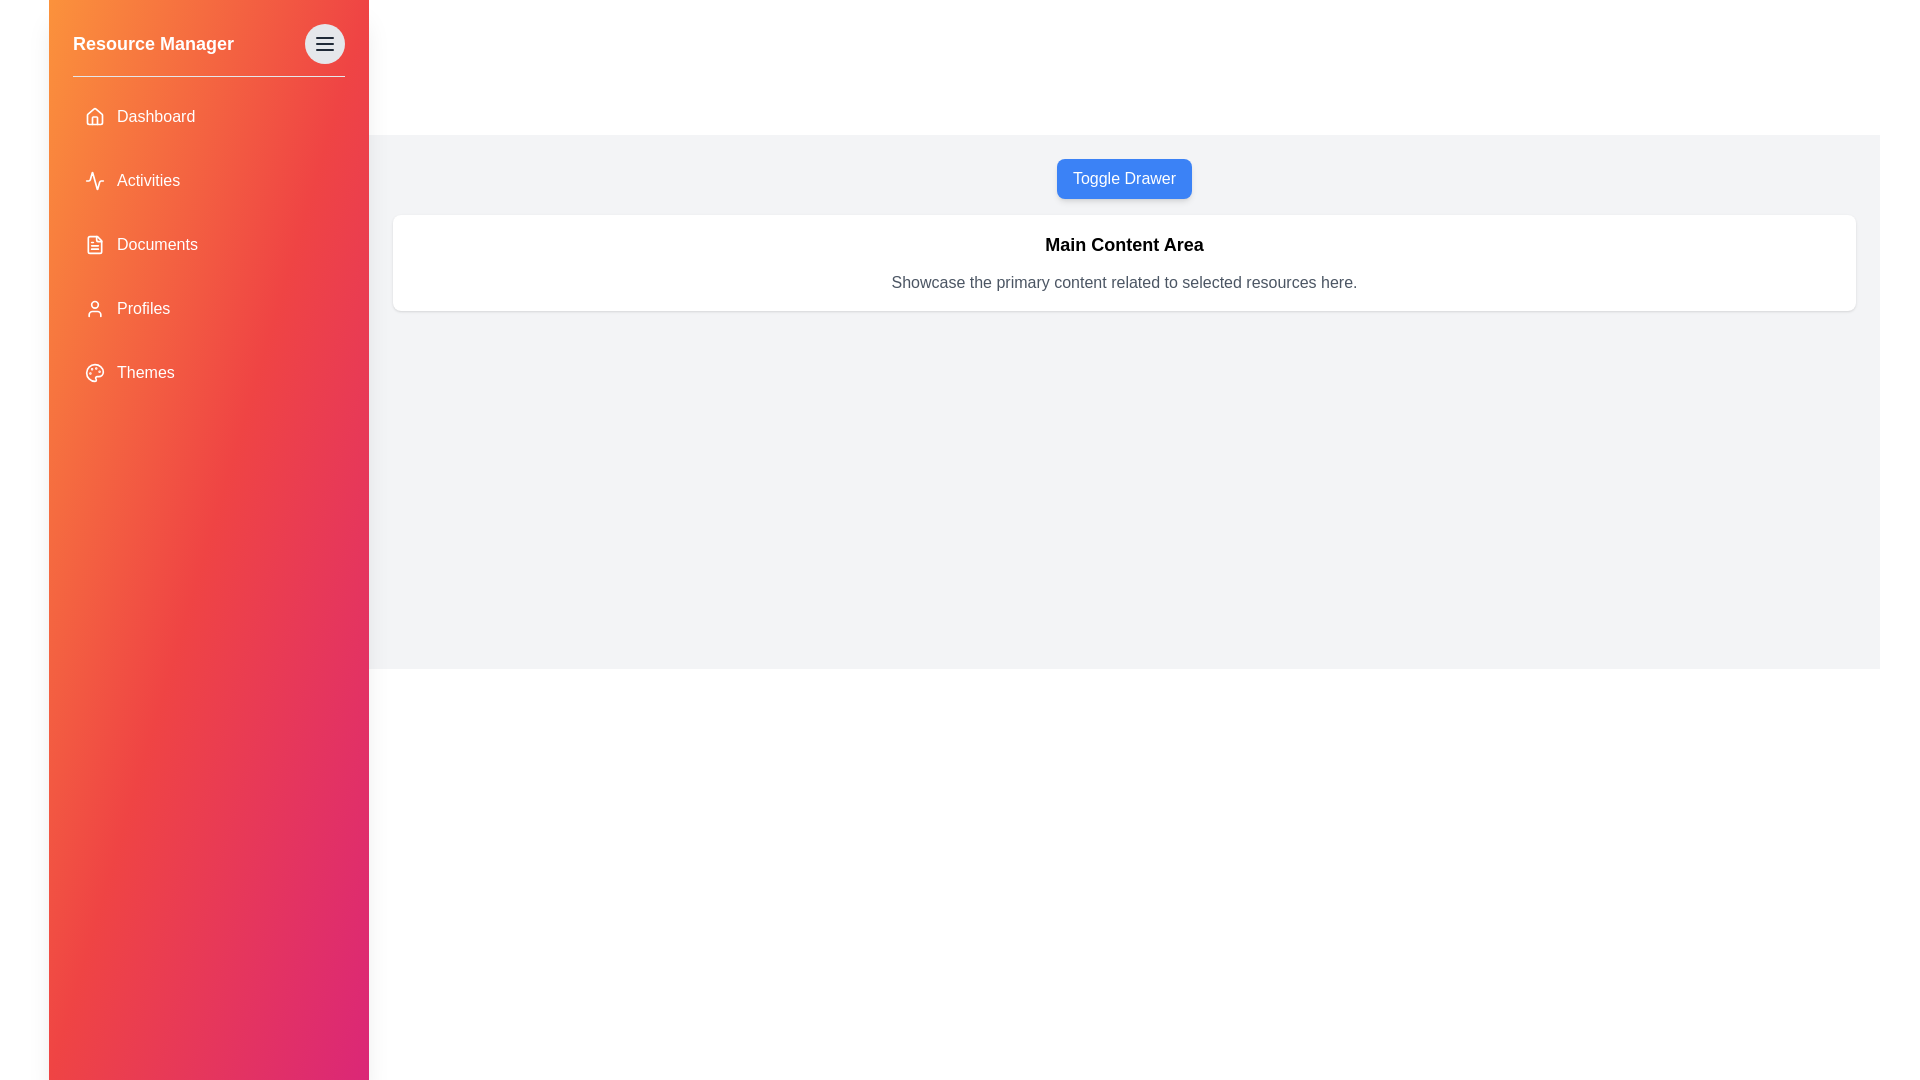 Image resolution: width=1920 pixels, height=1080 pixels. What do you see at coordinates (1124, 177) in the screenshot?
I see `the 'Toggle Drawer' button to toggle the drawer visibility` at bounding box center [1124, 177].